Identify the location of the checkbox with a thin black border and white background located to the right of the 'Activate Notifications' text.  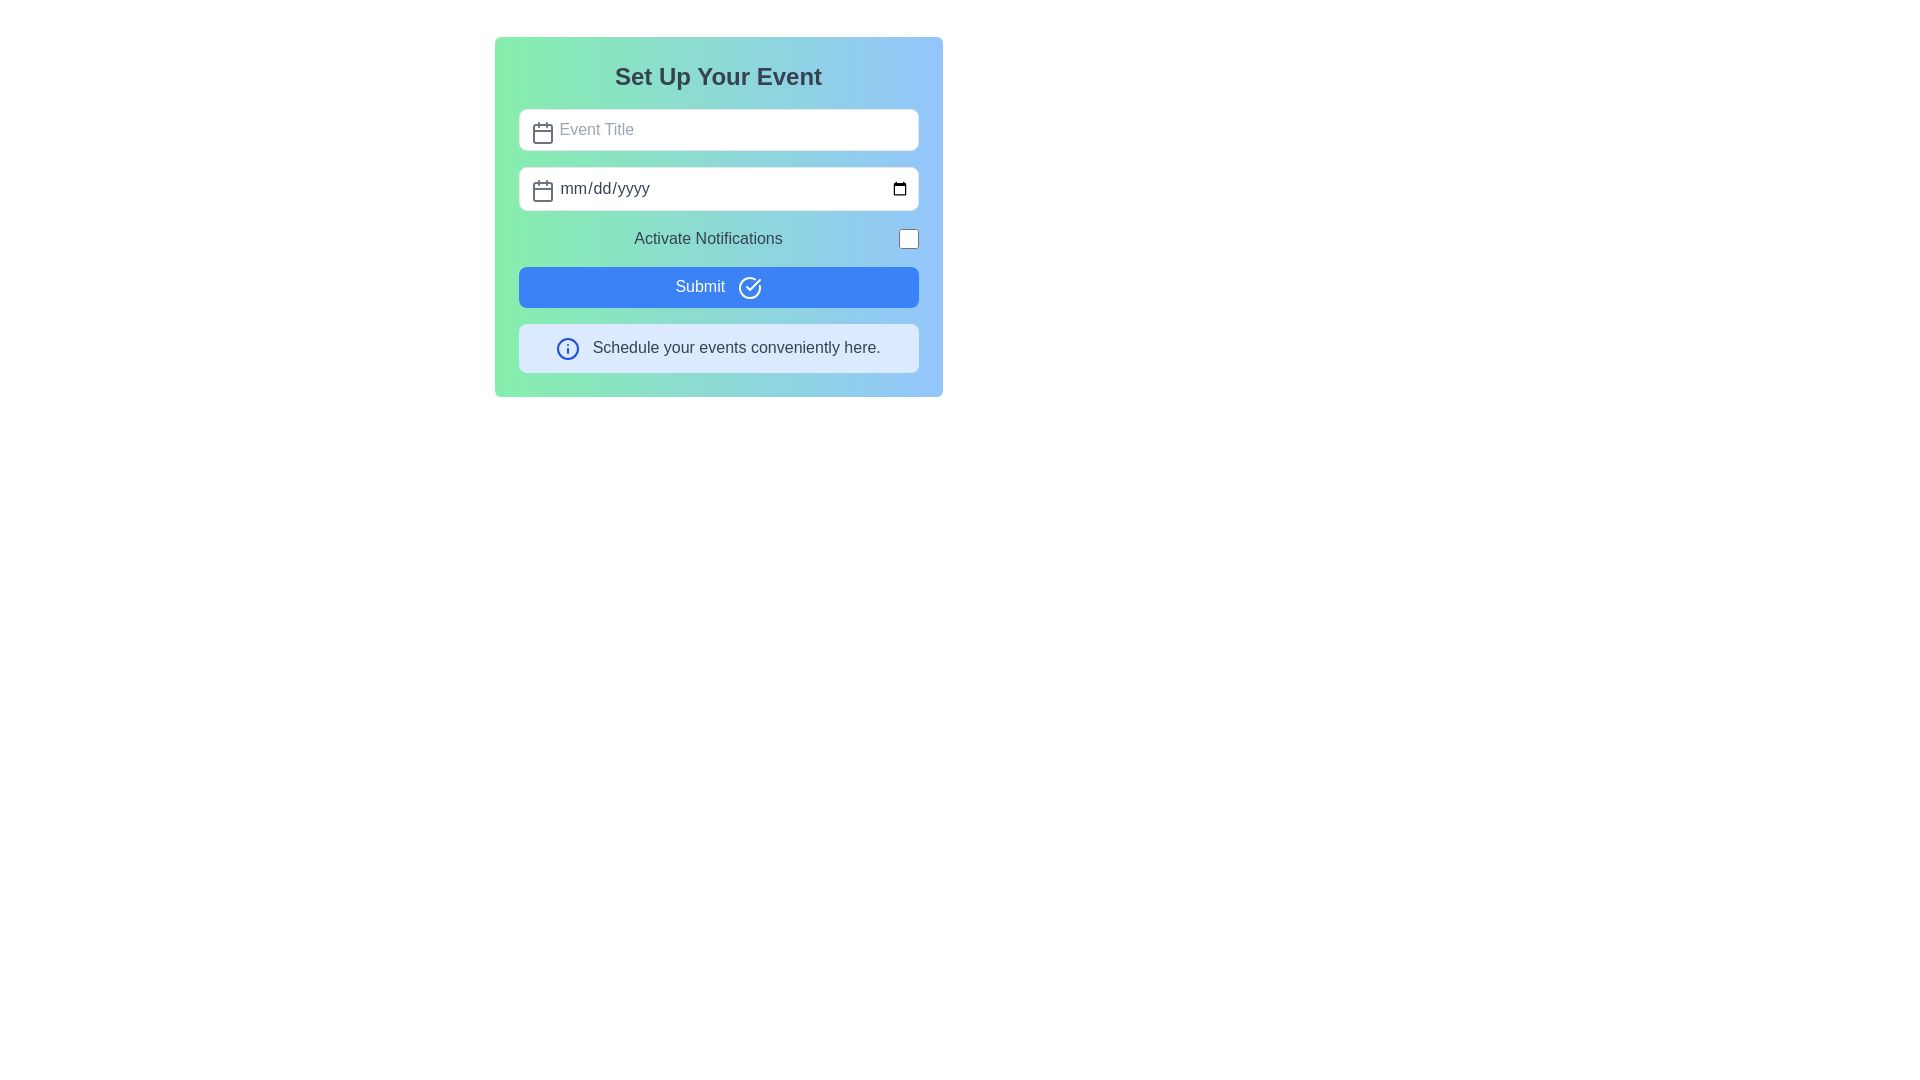
(907, 238).